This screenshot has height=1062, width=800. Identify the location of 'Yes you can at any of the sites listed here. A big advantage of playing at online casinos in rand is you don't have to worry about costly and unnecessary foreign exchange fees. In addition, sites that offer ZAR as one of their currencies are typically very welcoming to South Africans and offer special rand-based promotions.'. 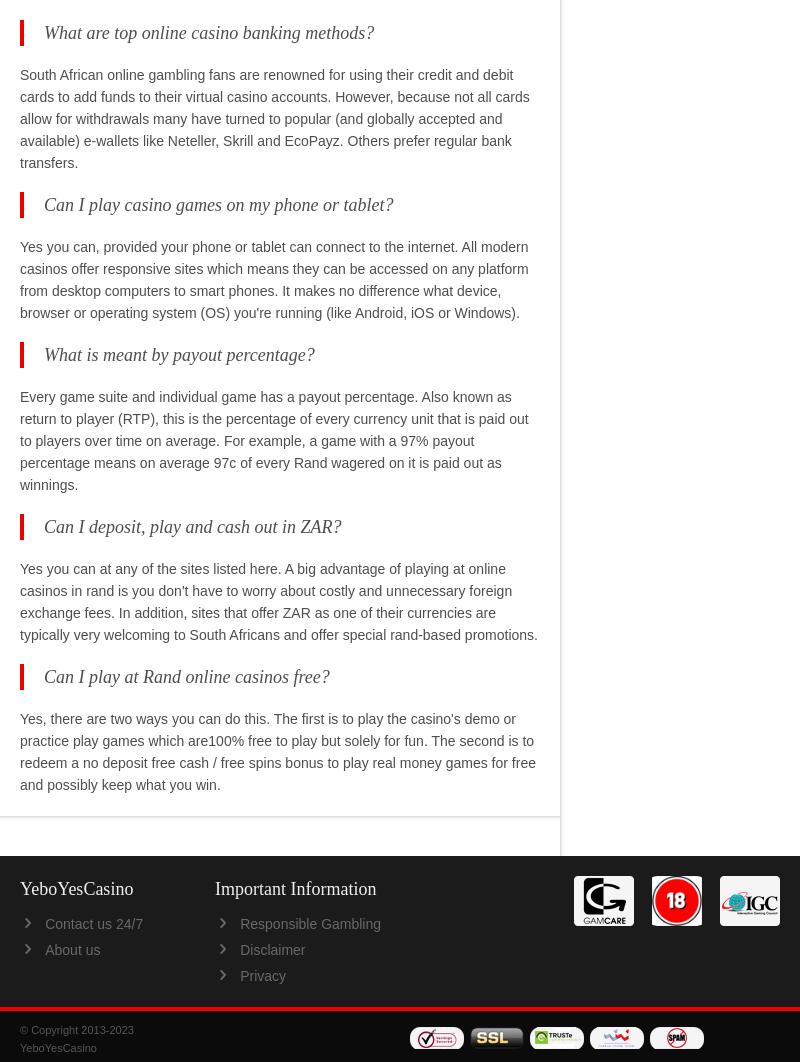
(279, 600).